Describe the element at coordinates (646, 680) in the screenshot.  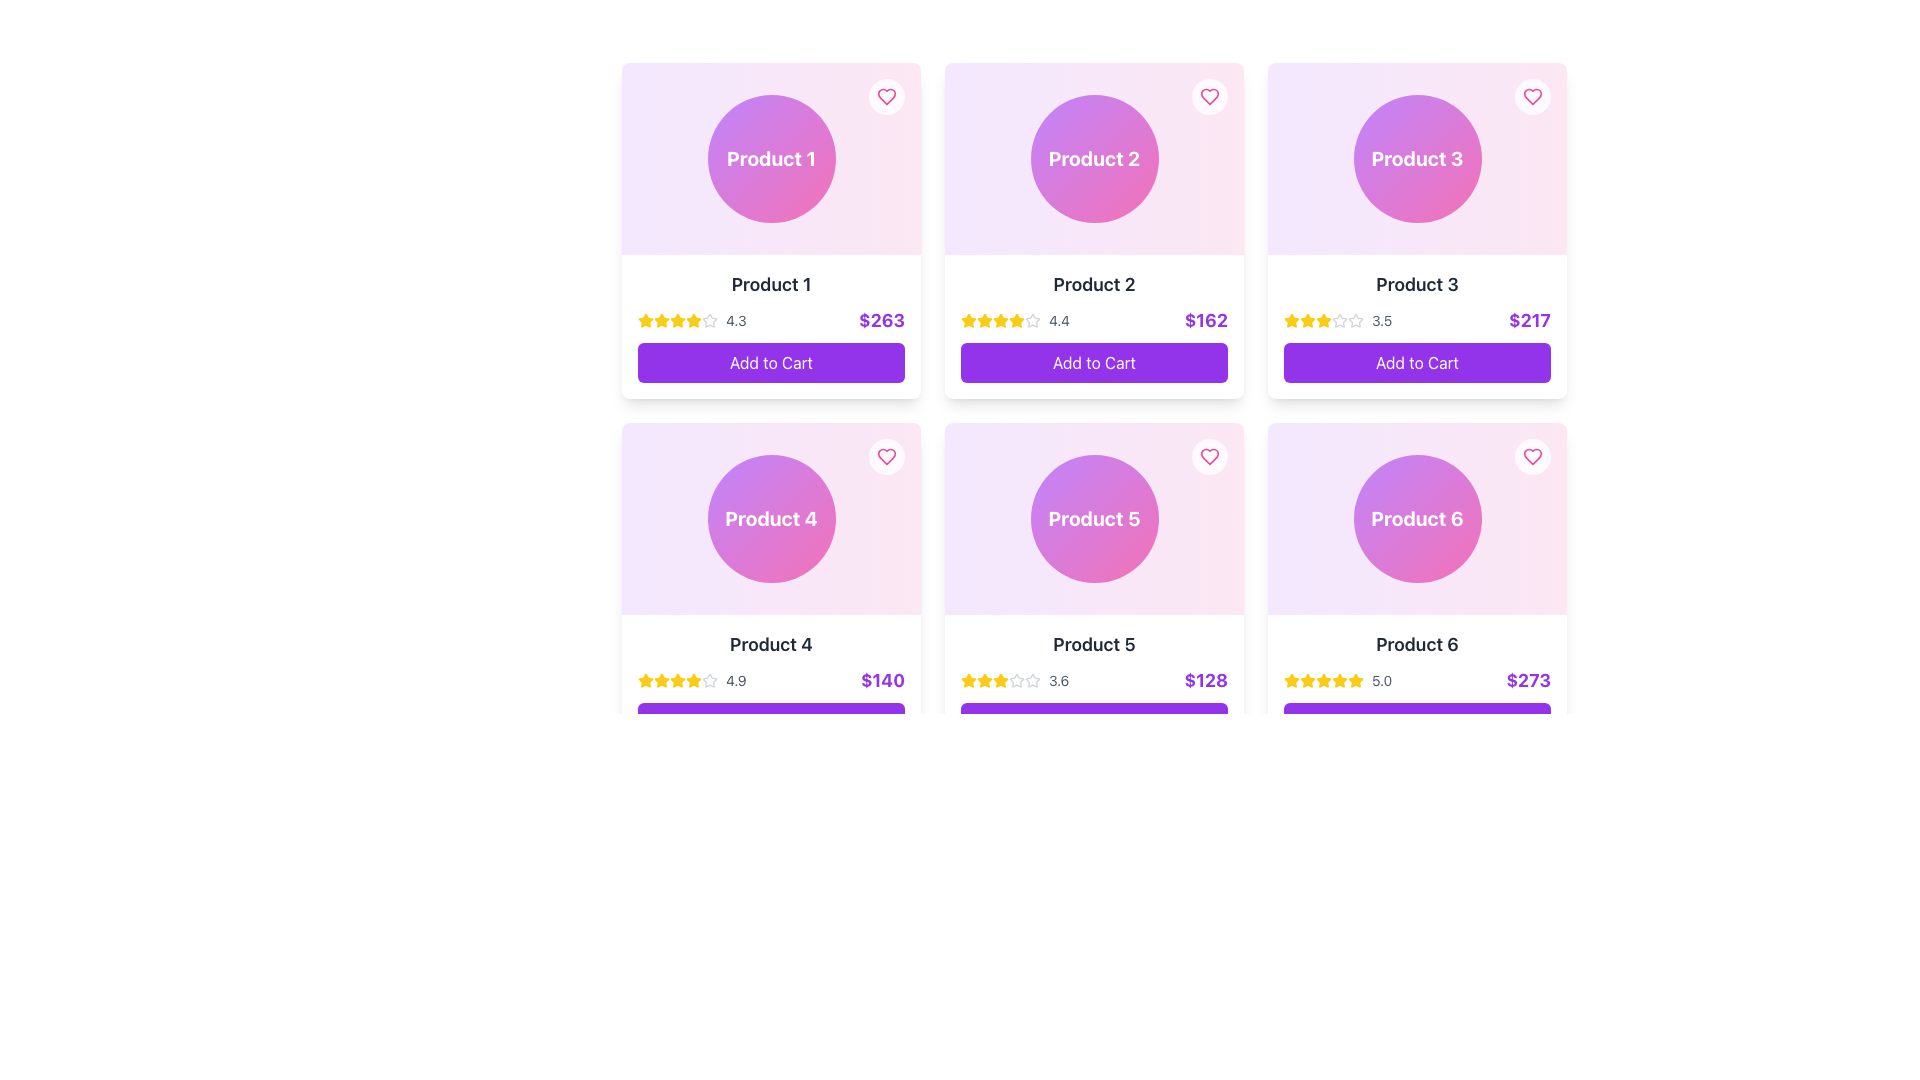
I see `the first star-shaped rating icon for 'Product 4' located in the second row, first column of the grid, which visually represents a rating of 4.9` at that location.